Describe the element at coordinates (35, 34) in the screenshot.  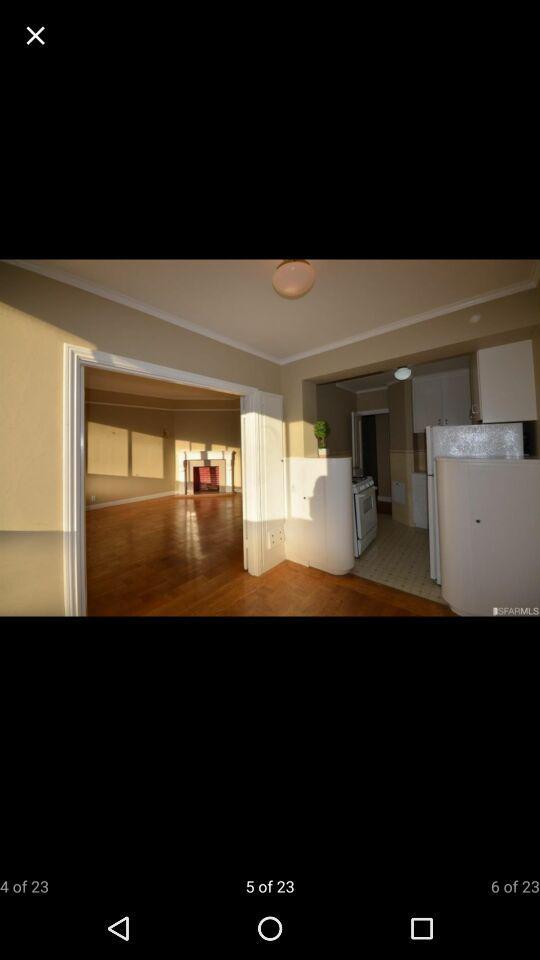
I see `the close icon` at that location.